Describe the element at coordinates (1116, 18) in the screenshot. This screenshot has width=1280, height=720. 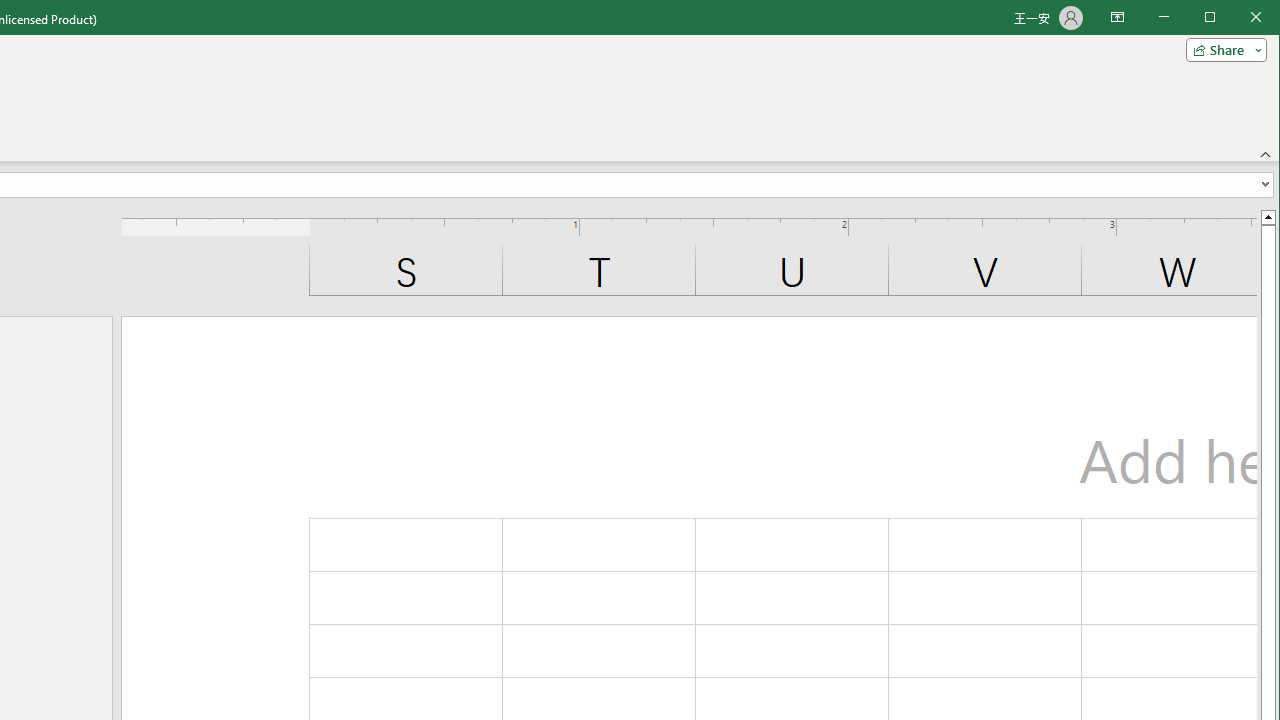
I see `'Ribbon Display Options'` at that location.